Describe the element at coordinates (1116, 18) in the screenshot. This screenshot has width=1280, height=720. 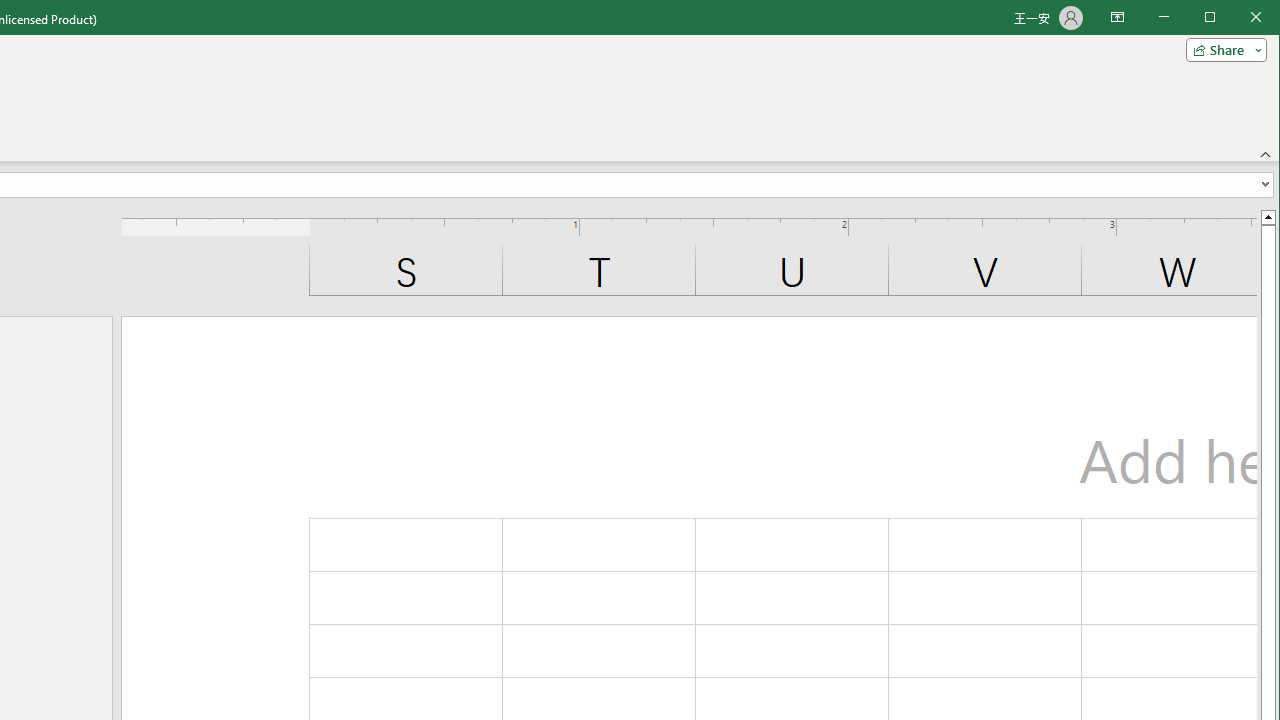
I see `'Ribbon Display Options'` at that location.